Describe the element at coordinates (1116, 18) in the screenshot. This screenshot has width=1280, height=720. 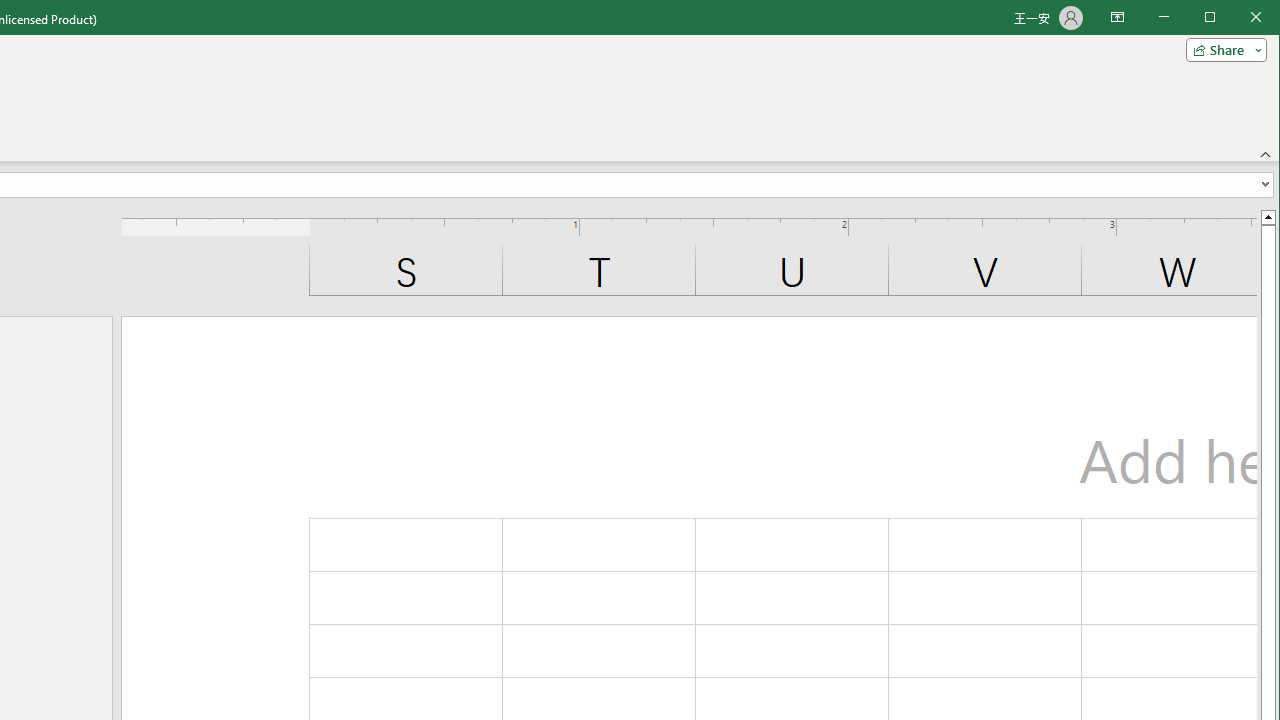
I see `'Ribbon Display Options'` at that location.